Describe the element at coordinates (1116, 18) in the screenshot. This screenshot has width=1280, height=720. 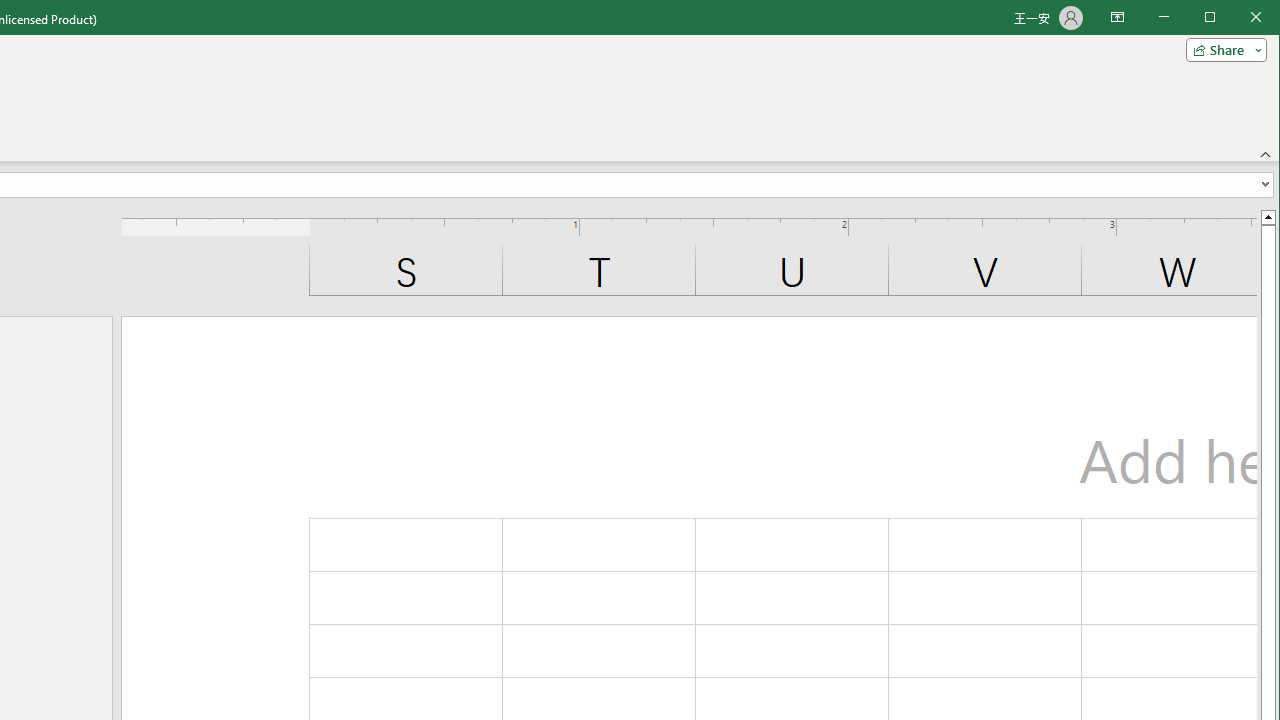
I see `'Ribbon Display Options'` at that location.